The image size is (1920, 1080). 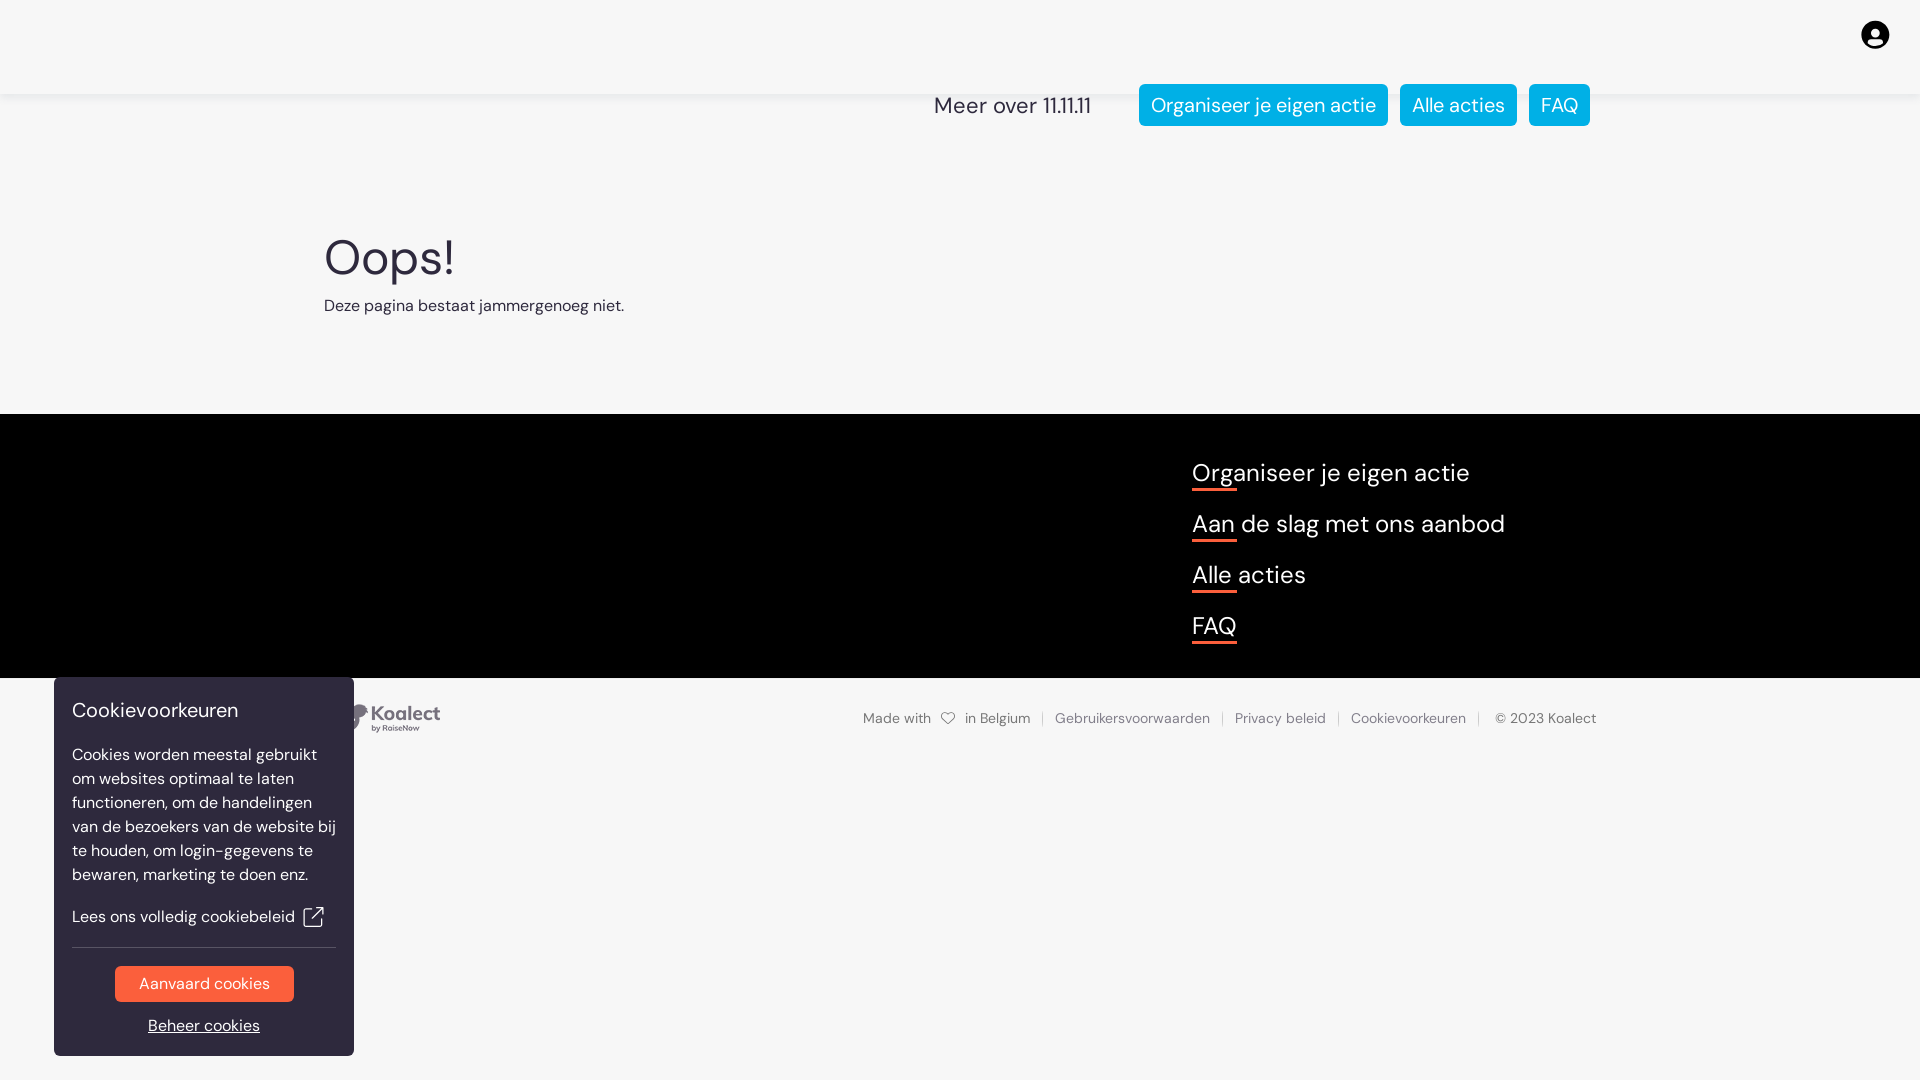 I want to click on 'Aan de slag met ons aanbod', so click(x=1348, y=523).